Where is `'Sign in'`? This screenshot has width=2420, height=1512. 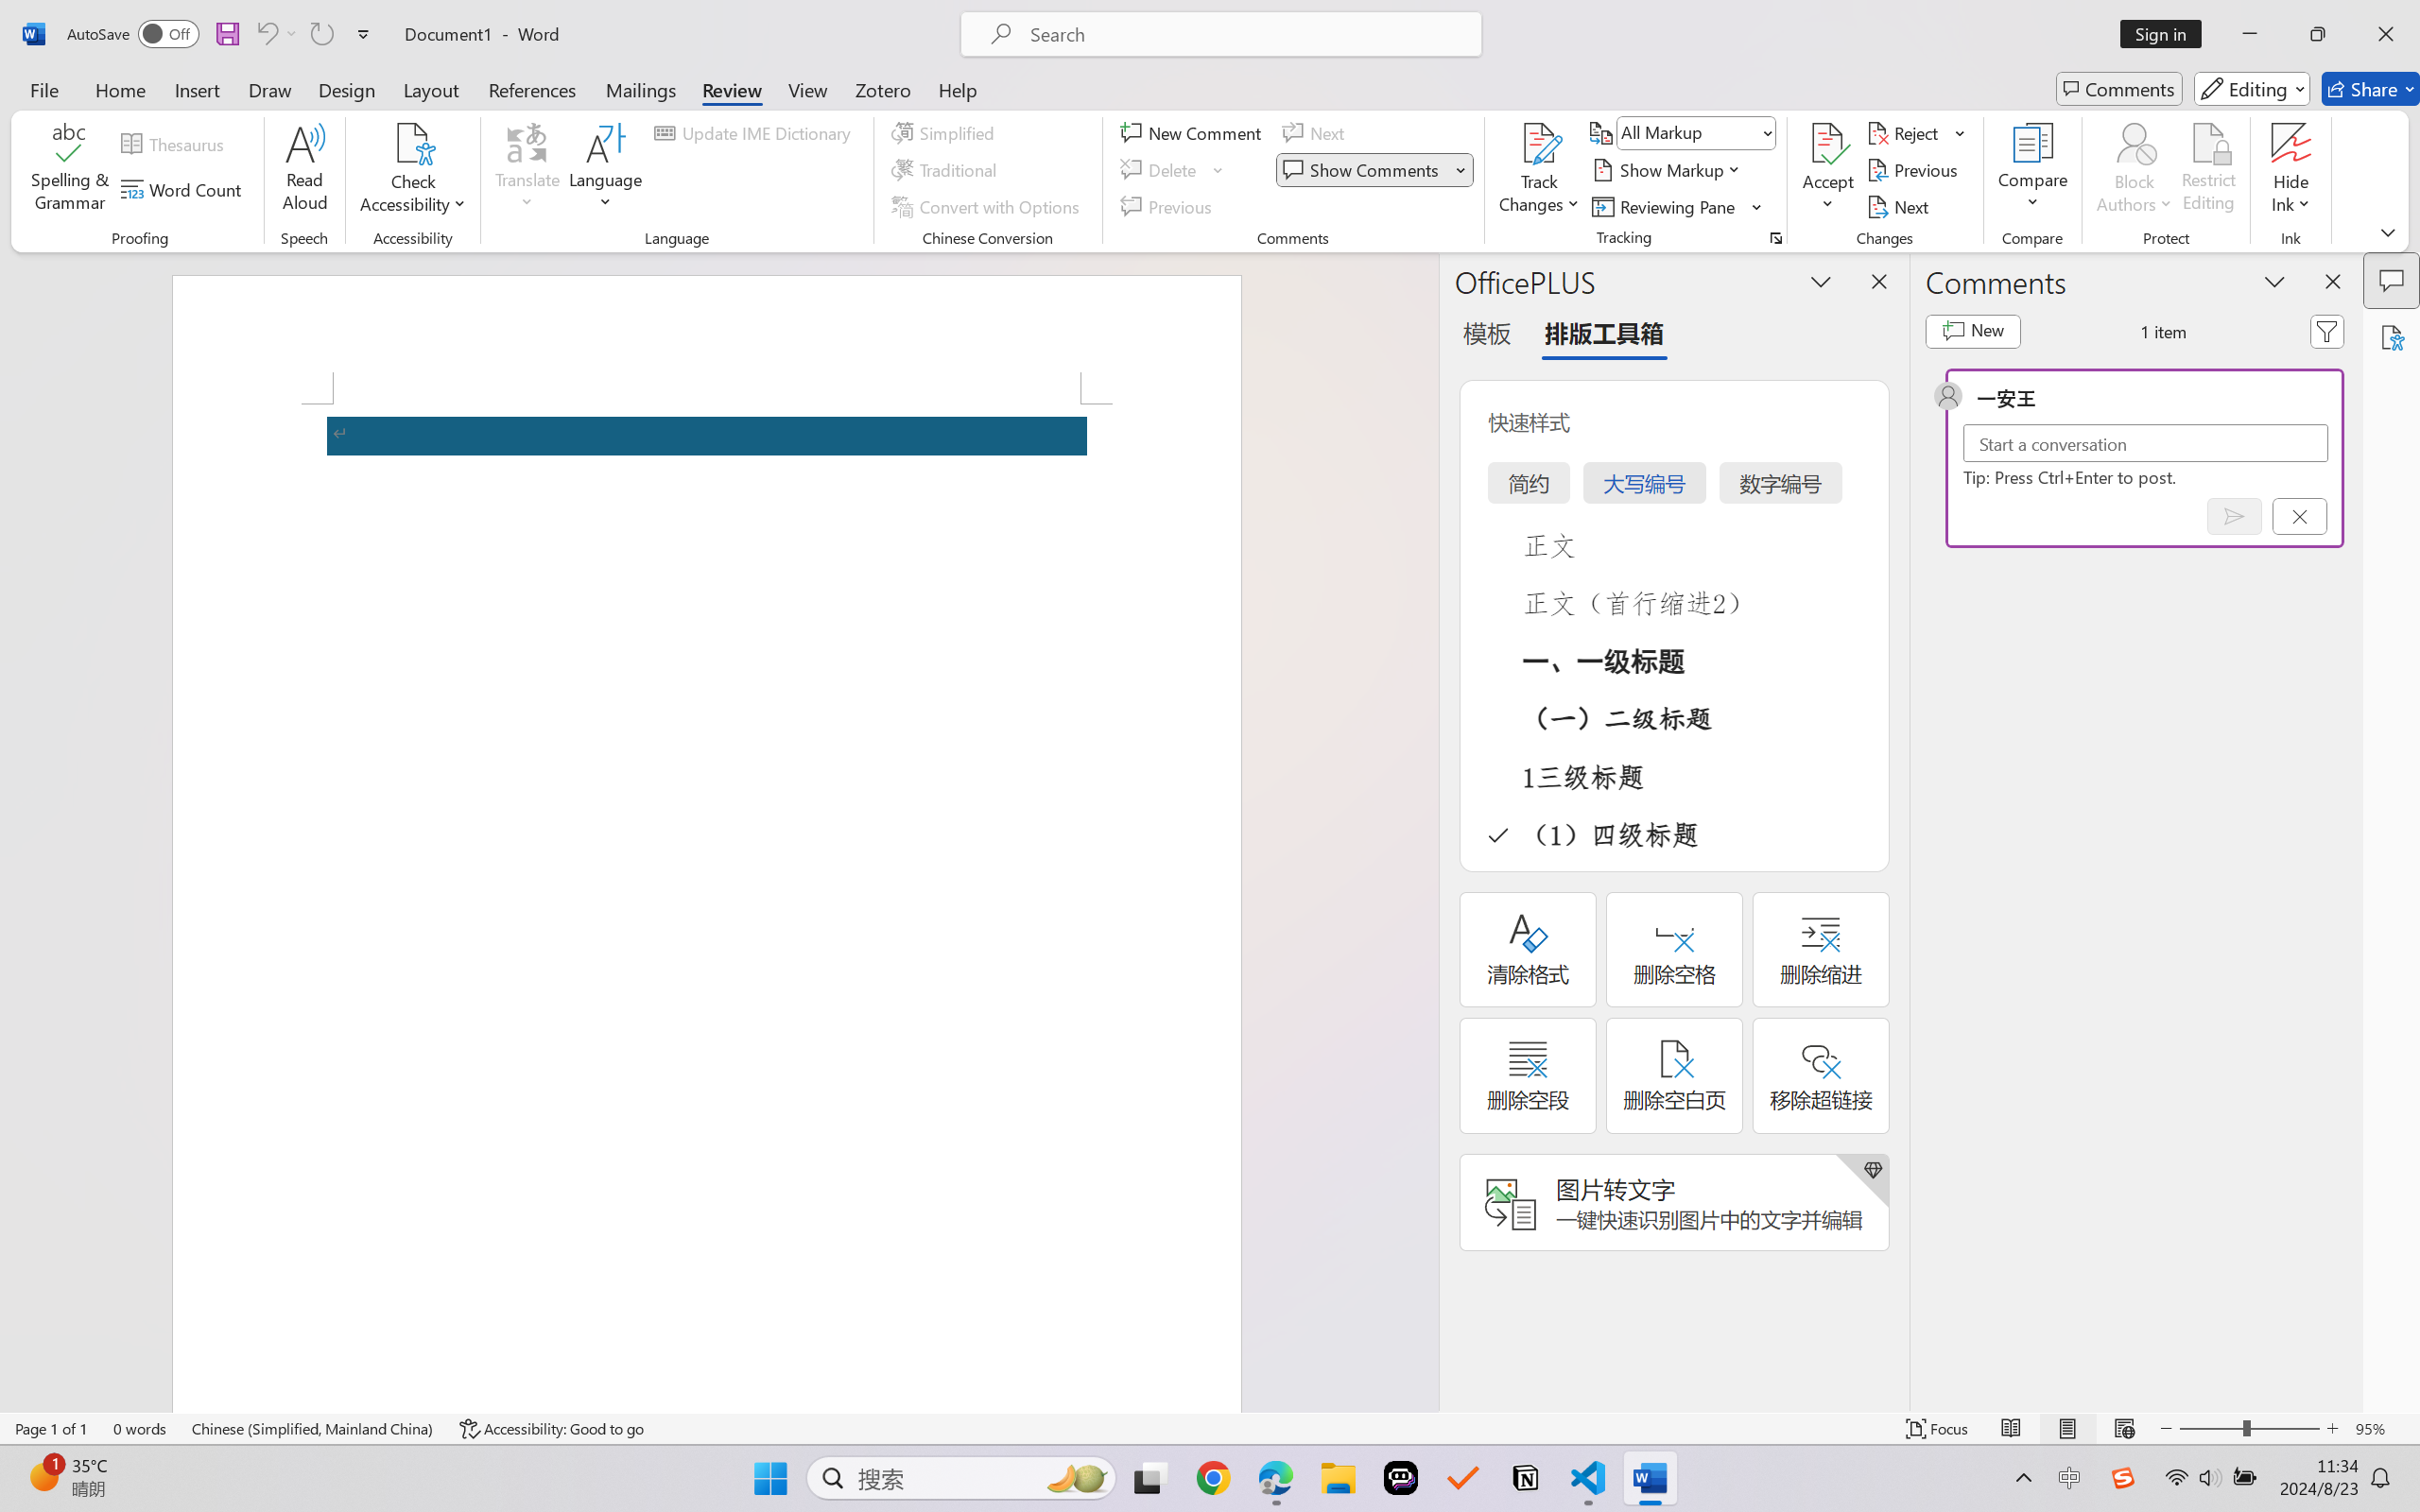 'Sign in' is located at coordinates (2168, 33).